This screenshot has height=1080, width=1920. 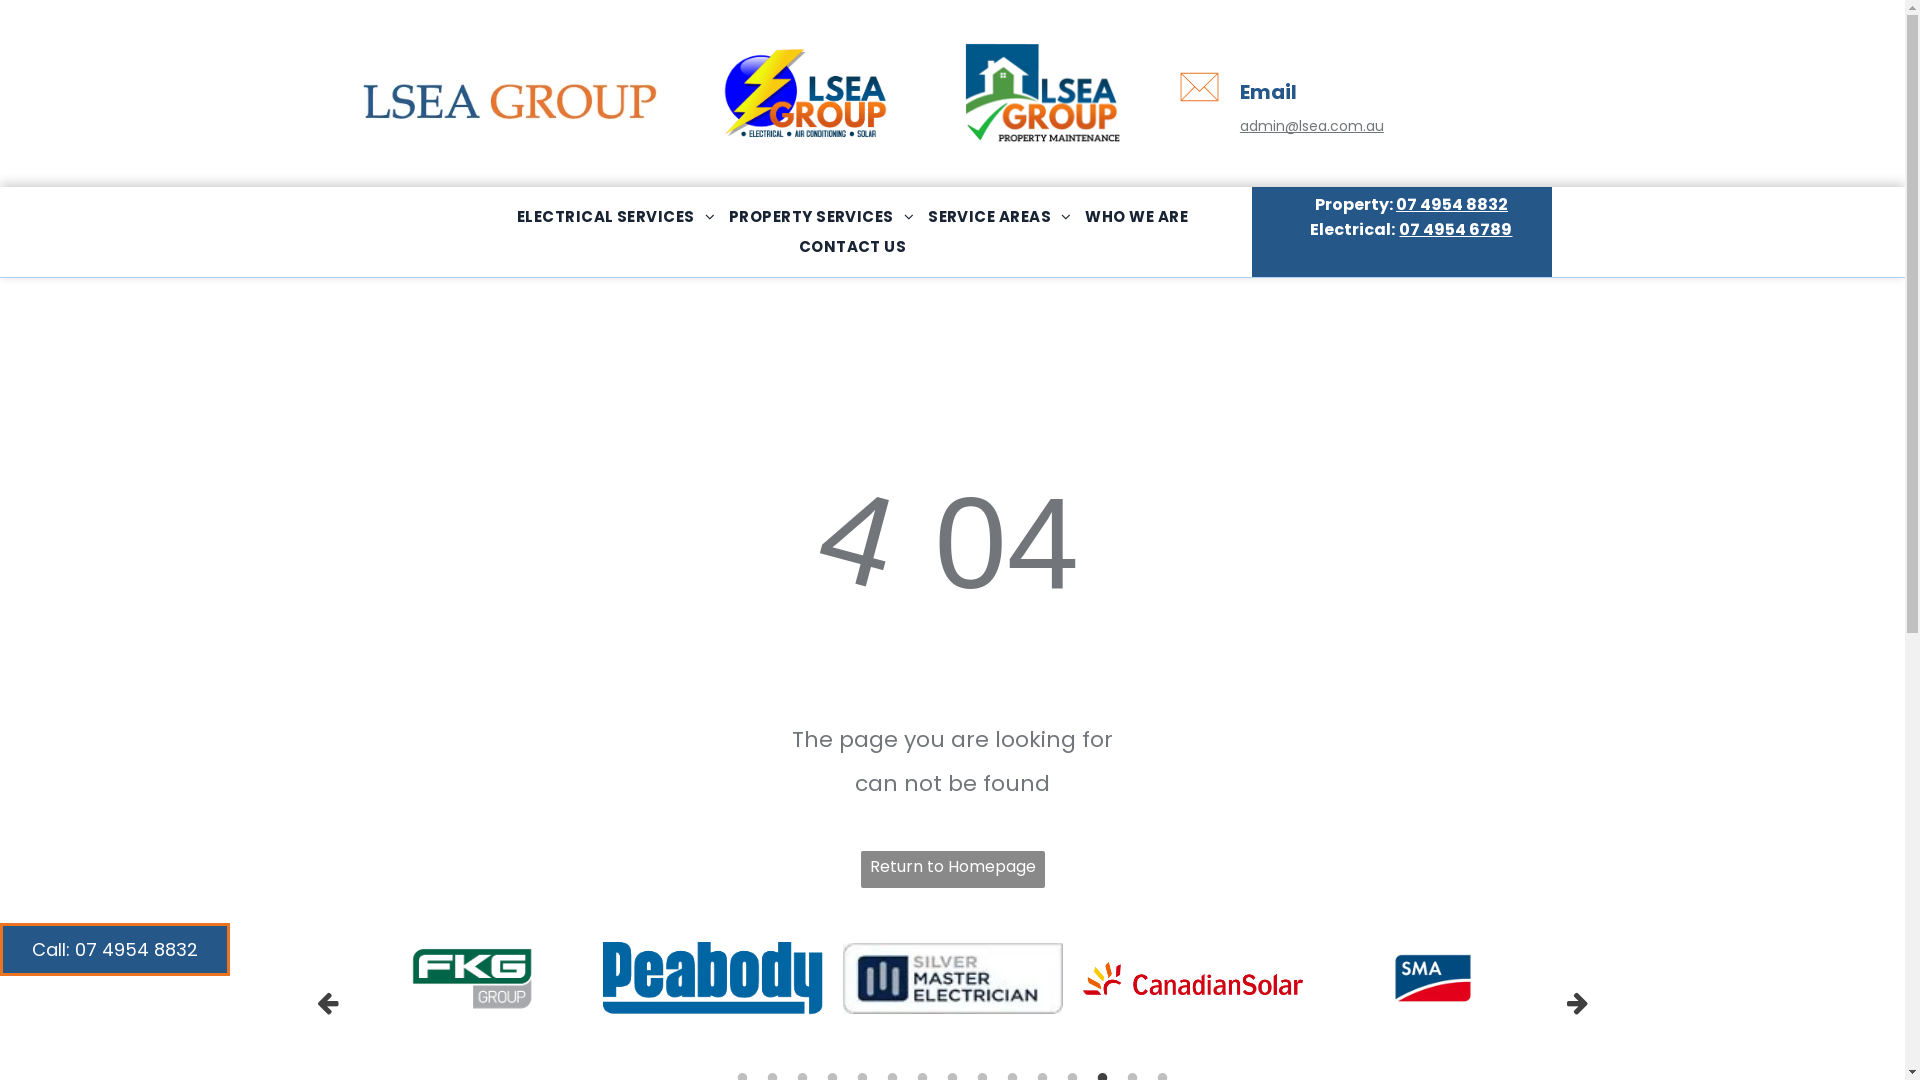 What do you see at coordinates (999, 216) in the screenshot?
I see `'SERVICE AREAS'` at bounding box center [999, 216].